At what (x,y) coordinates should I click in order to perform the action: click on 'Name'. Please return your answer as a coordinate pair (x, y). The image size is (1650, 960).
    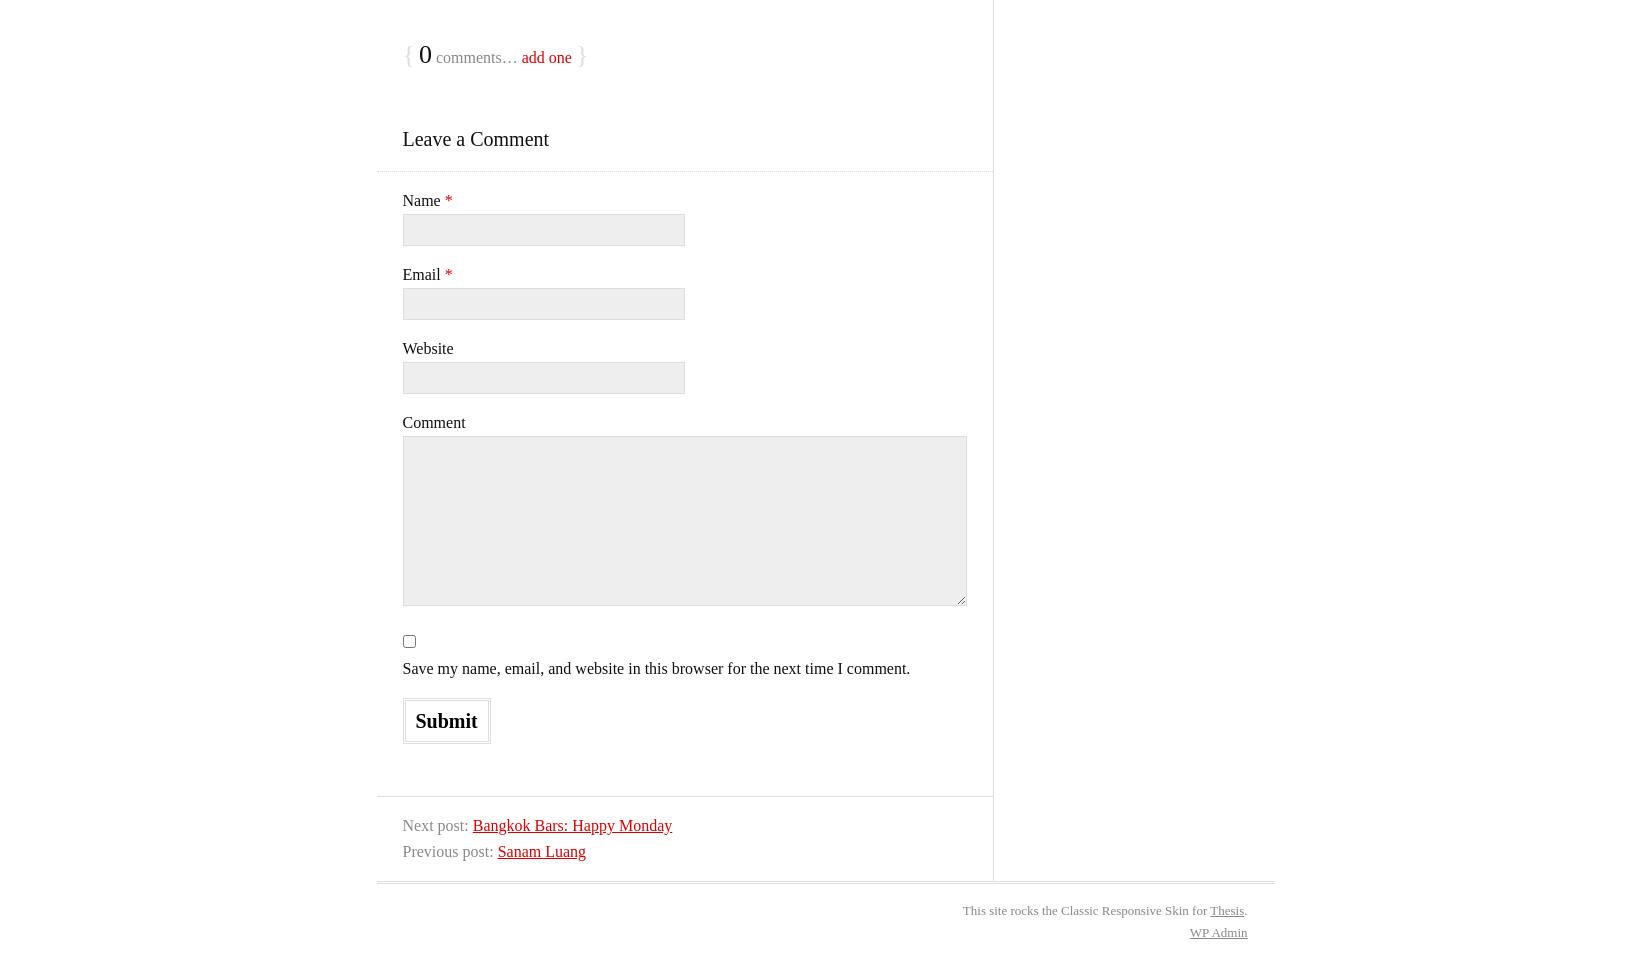
    Looking at the image, I should click on (422, 200).